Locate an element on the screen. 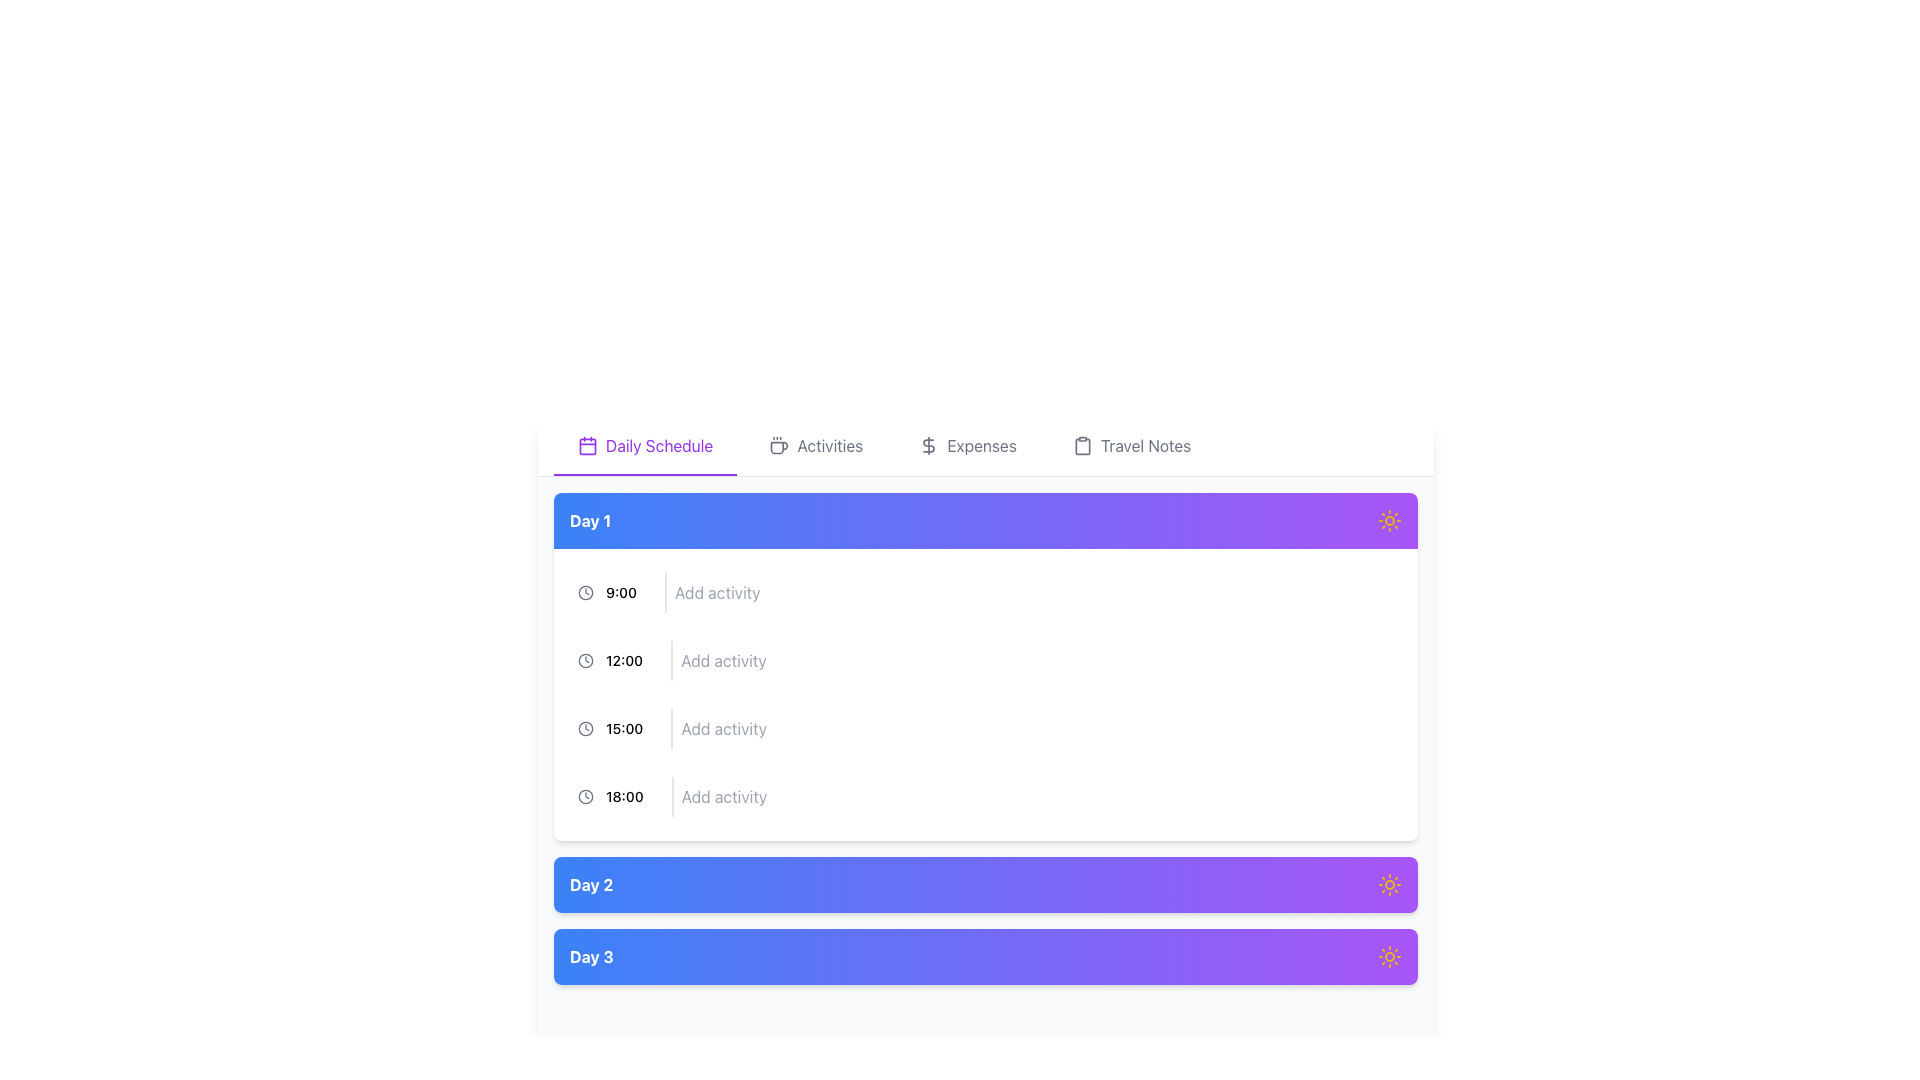 The image size is (1920, 1080). the clipboard icon located to the far right of the 'Day 1' purple tab is located at coordinates (1081, 445).